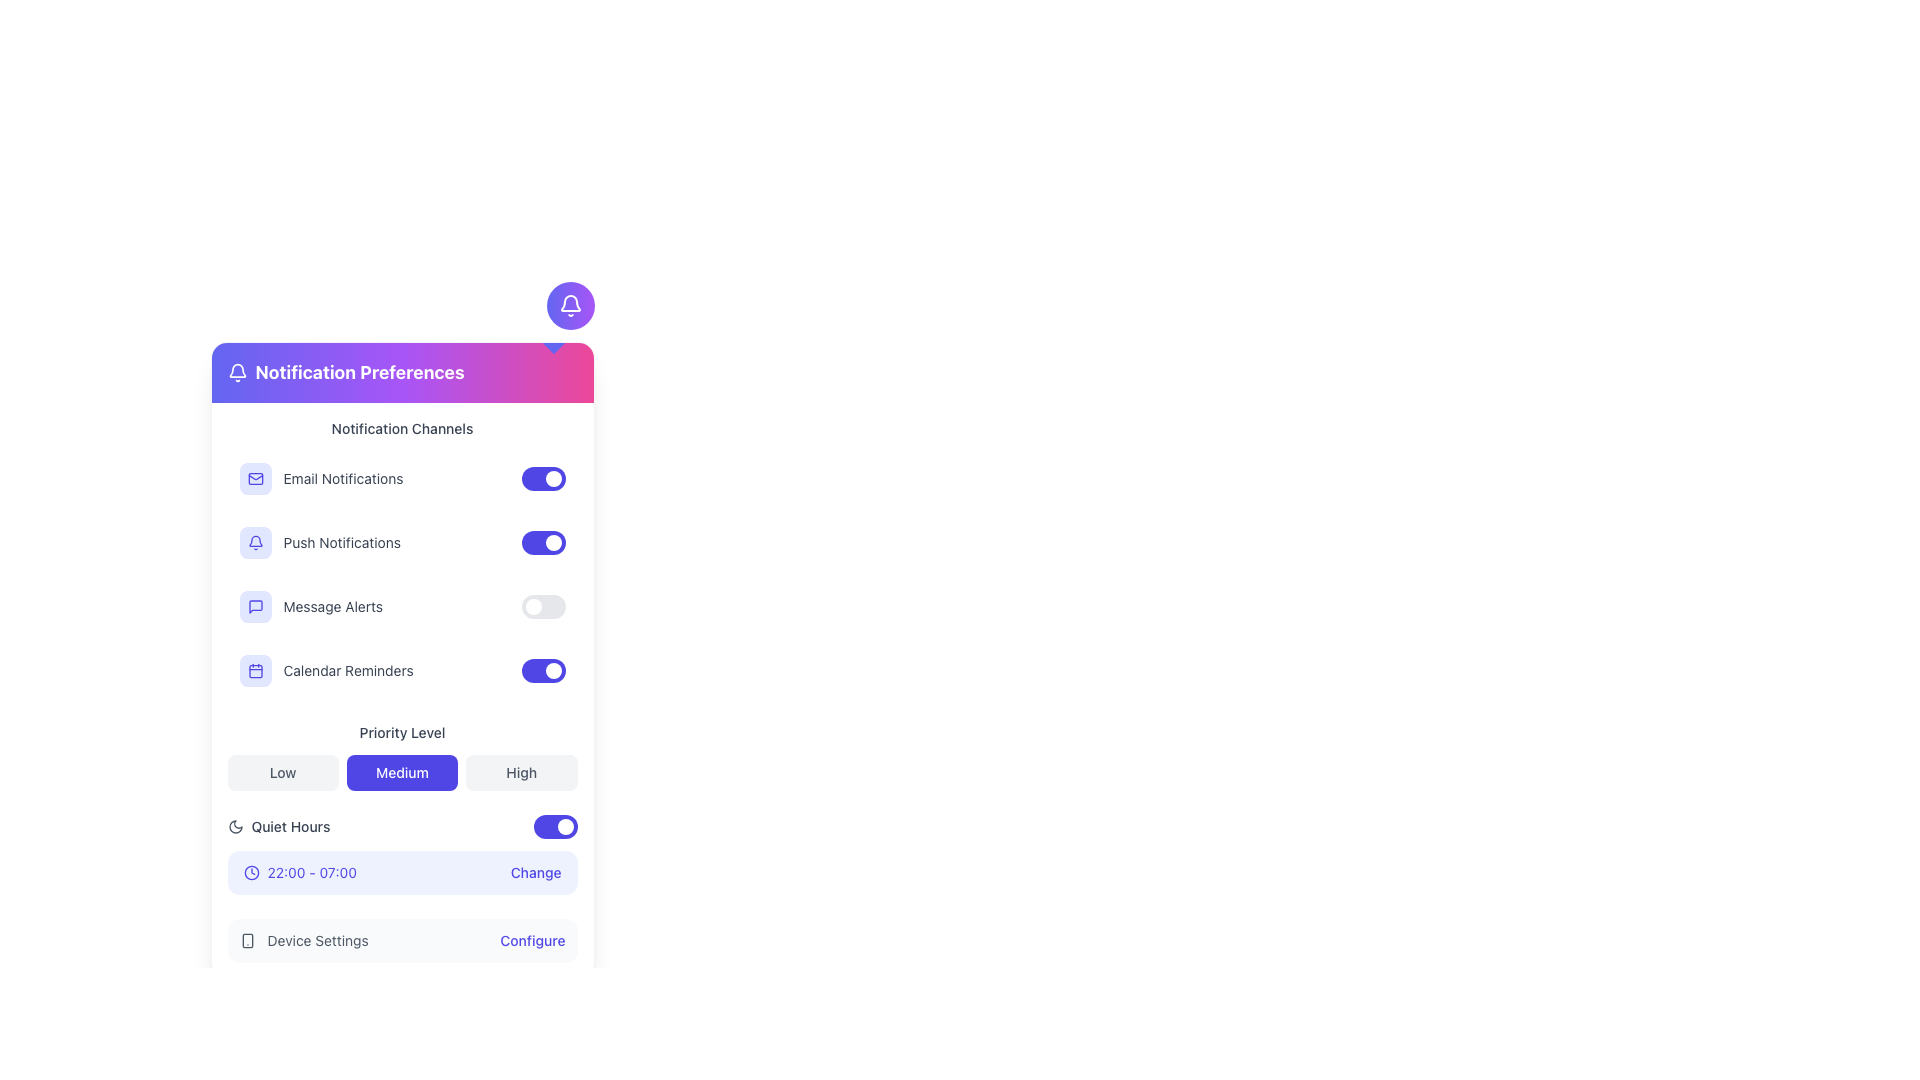  What do you see at coordinates (553, 543) in the screenshot?
I see `the toggle indicator within the toggle switch area` at bounding box center [553, 543].